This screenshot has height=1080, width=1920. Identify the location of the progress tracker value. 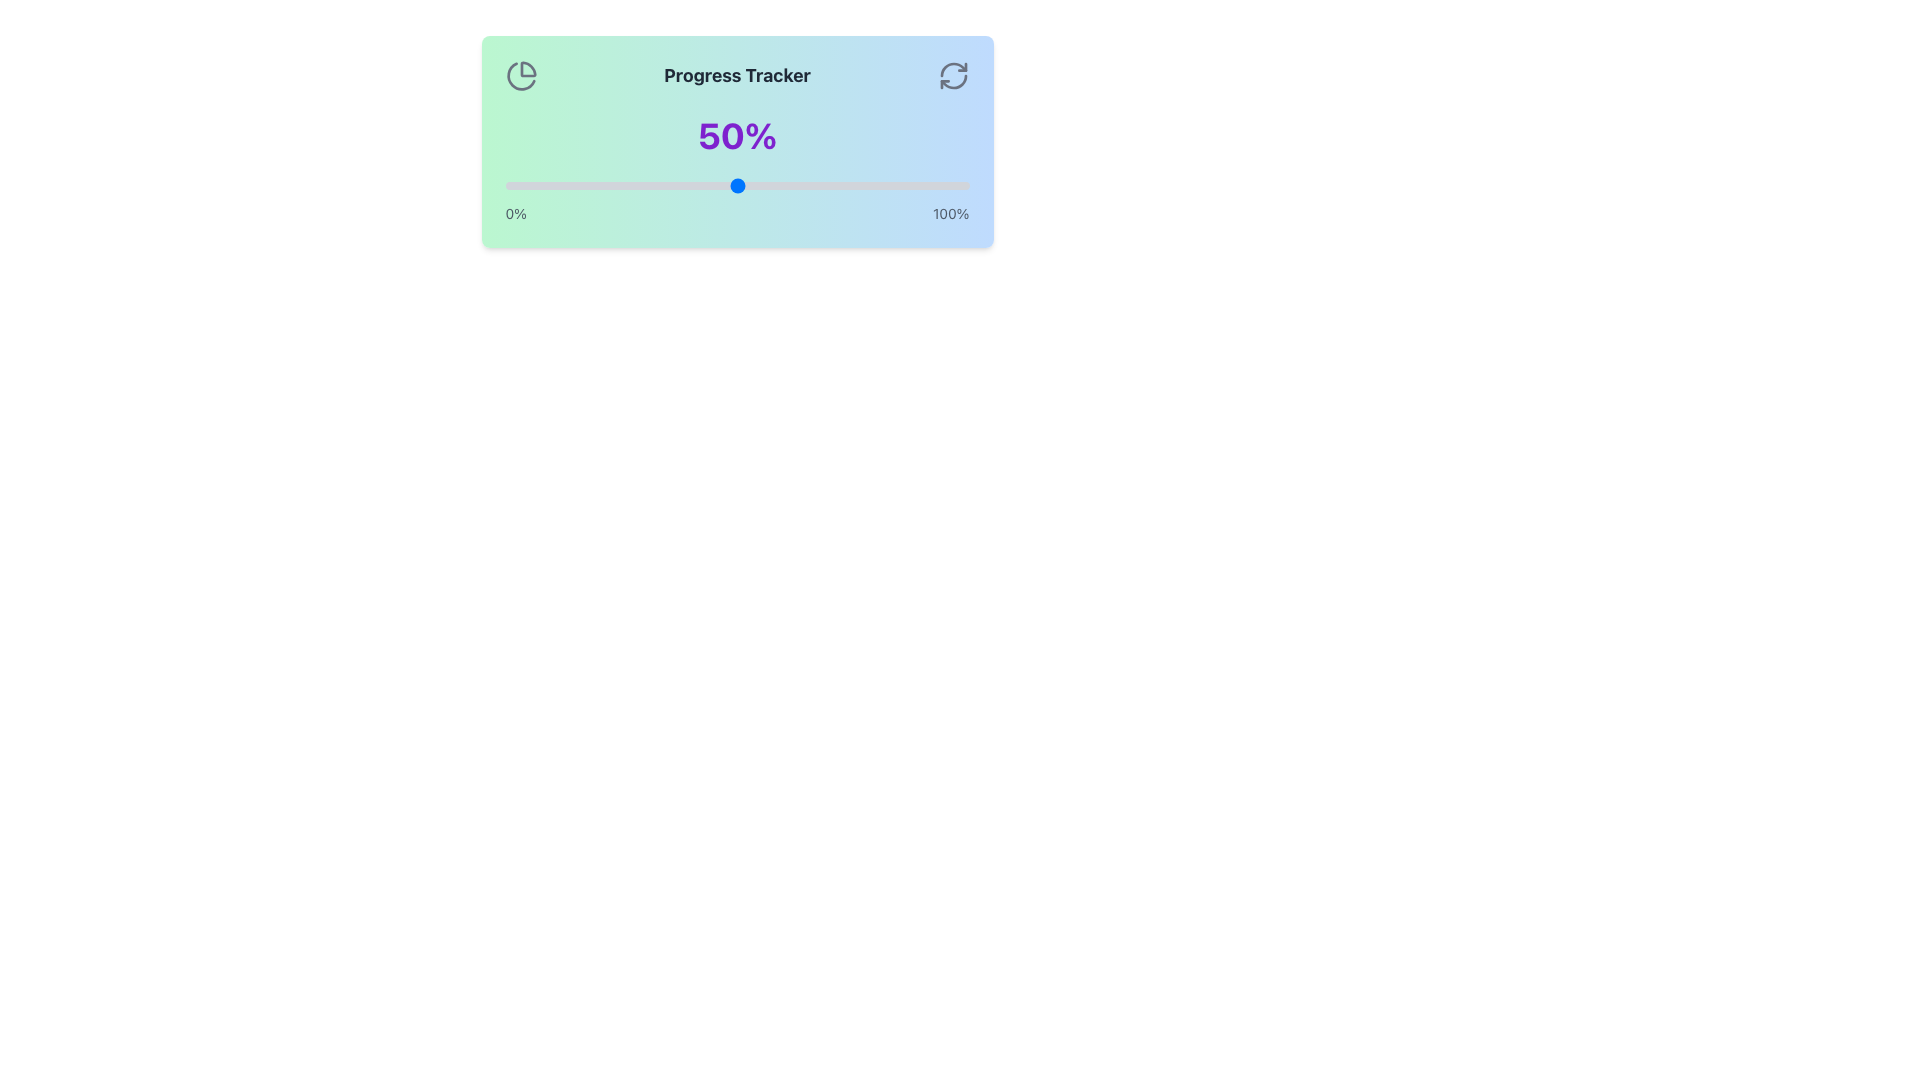
(677, 185).